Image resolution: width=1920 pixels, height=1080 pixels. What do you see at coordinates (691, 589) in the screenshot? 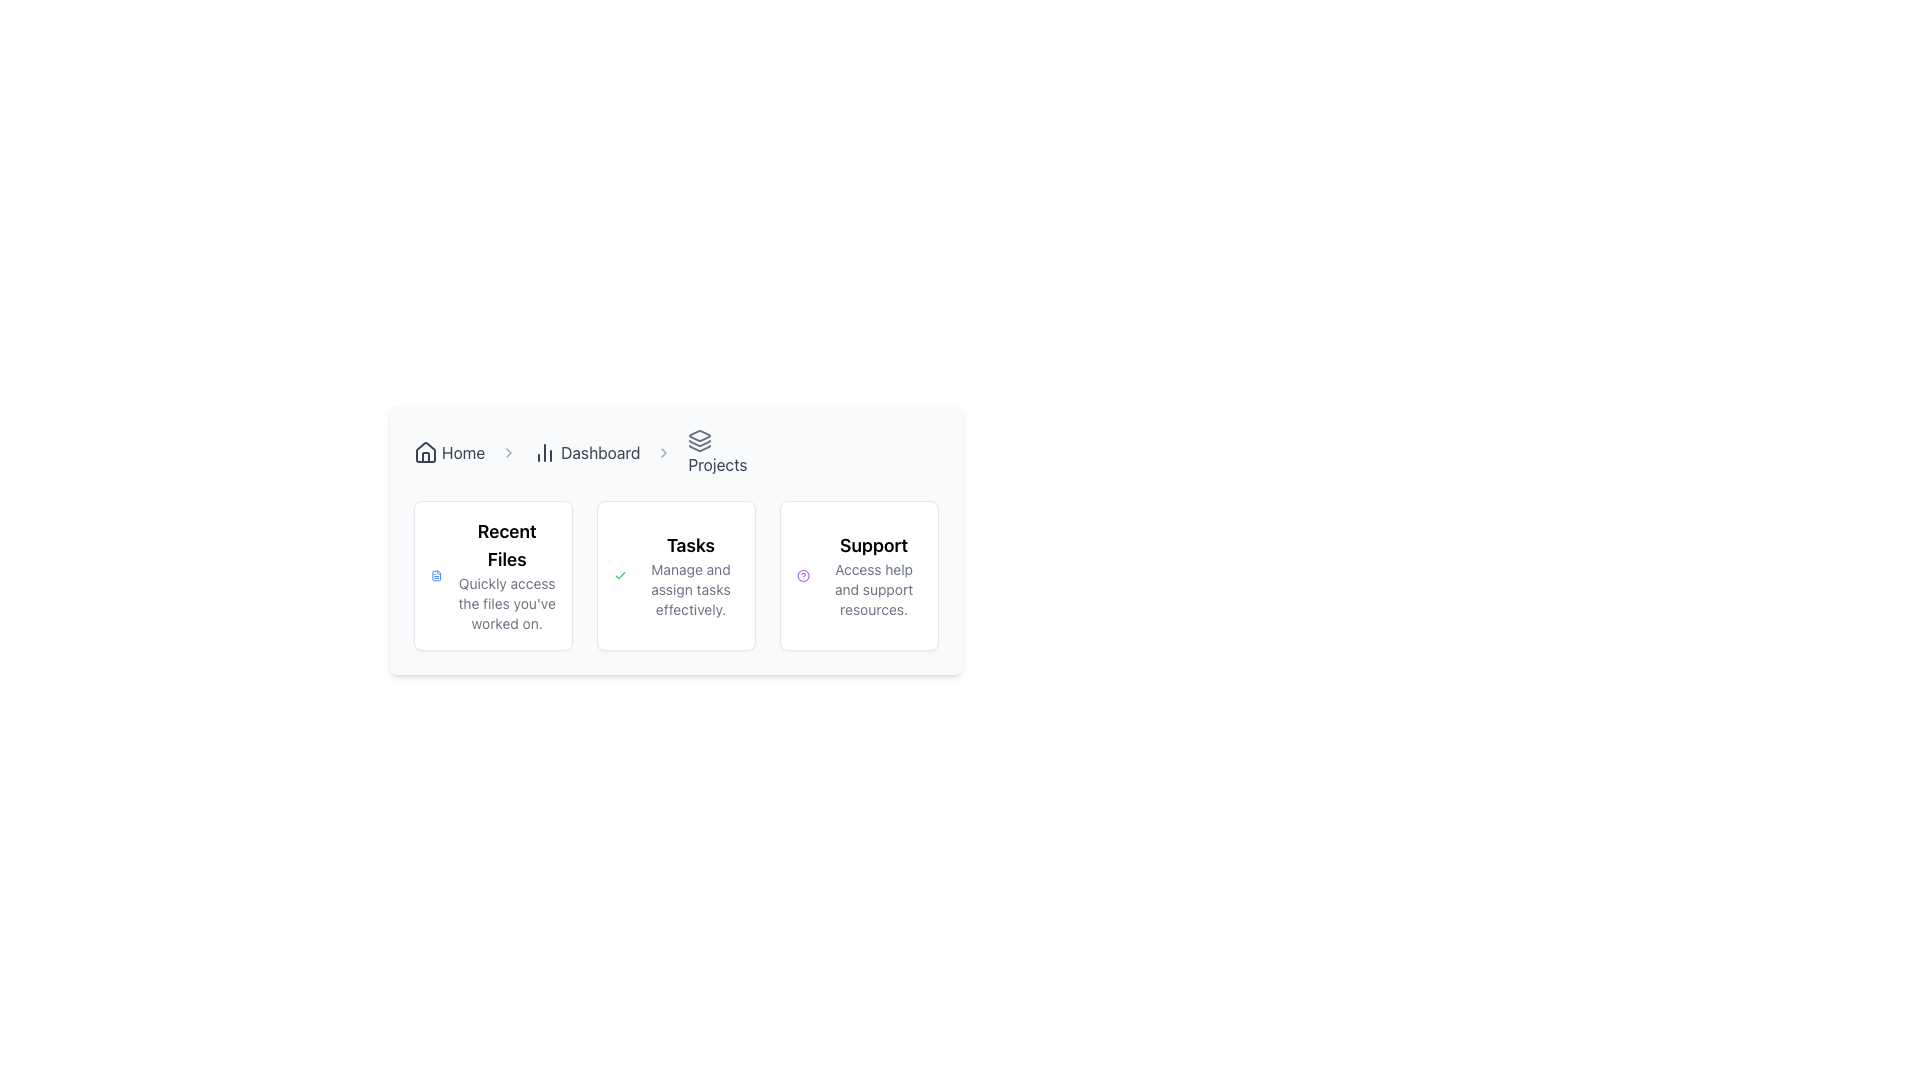
I see `the text element containing the phrase 'Manage and assign tasks effectively.', which is styled in gray and positioned below the 'Tasks' heading in the middle column of the layout` at bounding box center [691, 589].